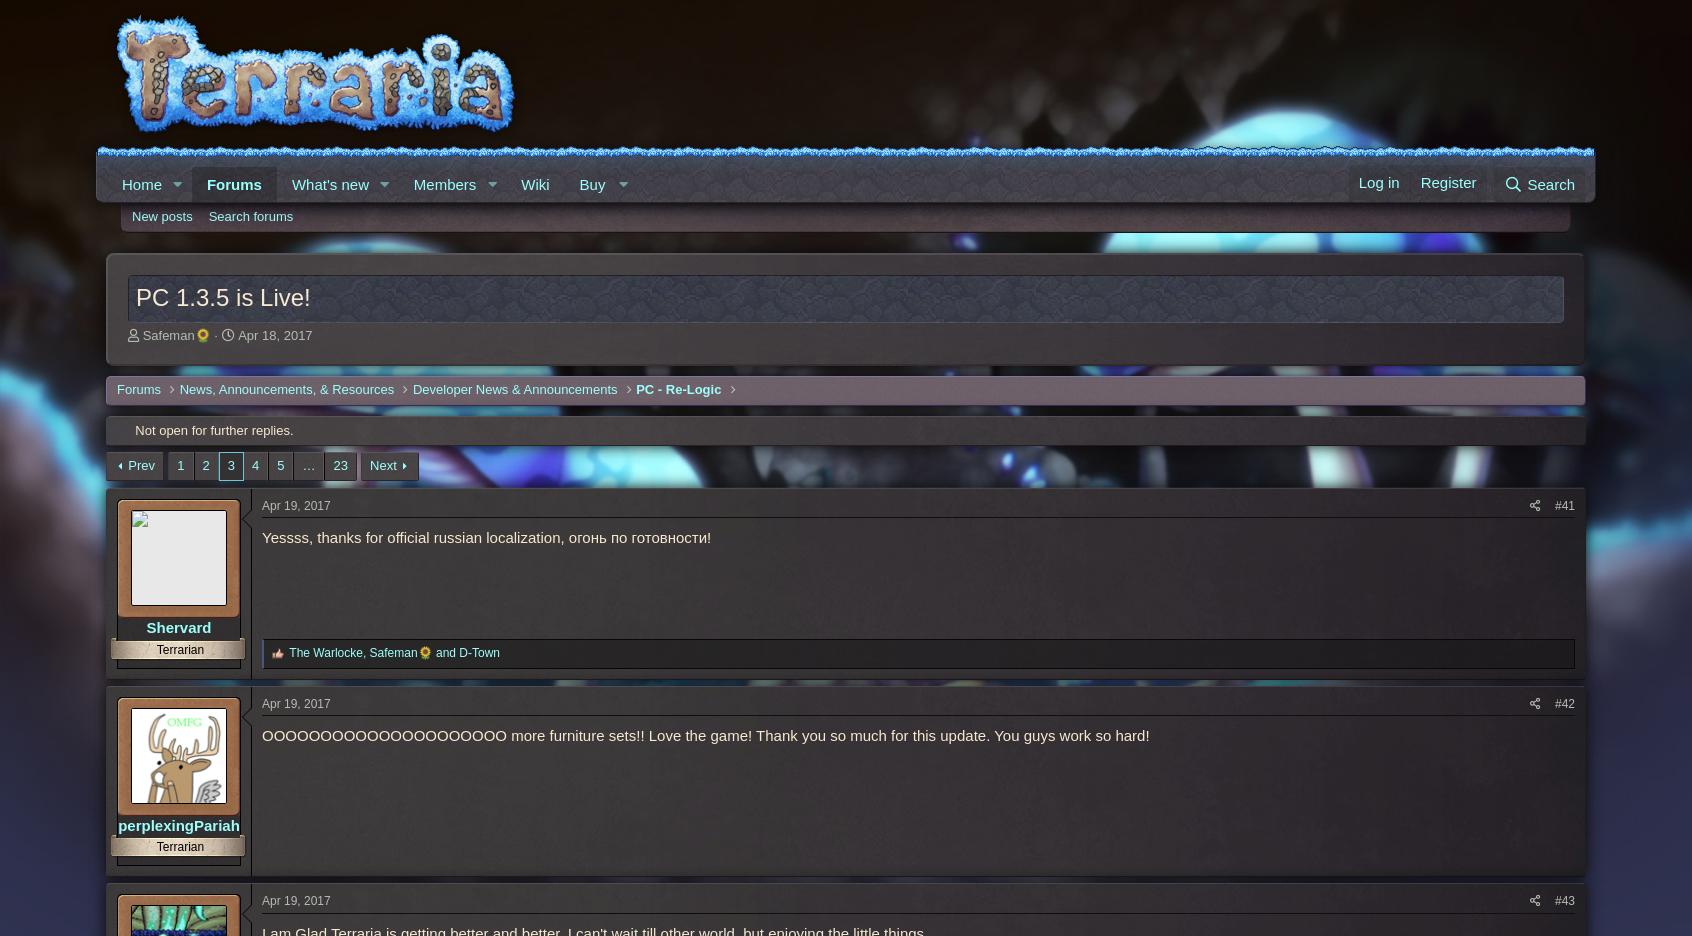 The height and width of the screenshot is (936, 1692). I want to click on 'What's new', so click(328, 183).